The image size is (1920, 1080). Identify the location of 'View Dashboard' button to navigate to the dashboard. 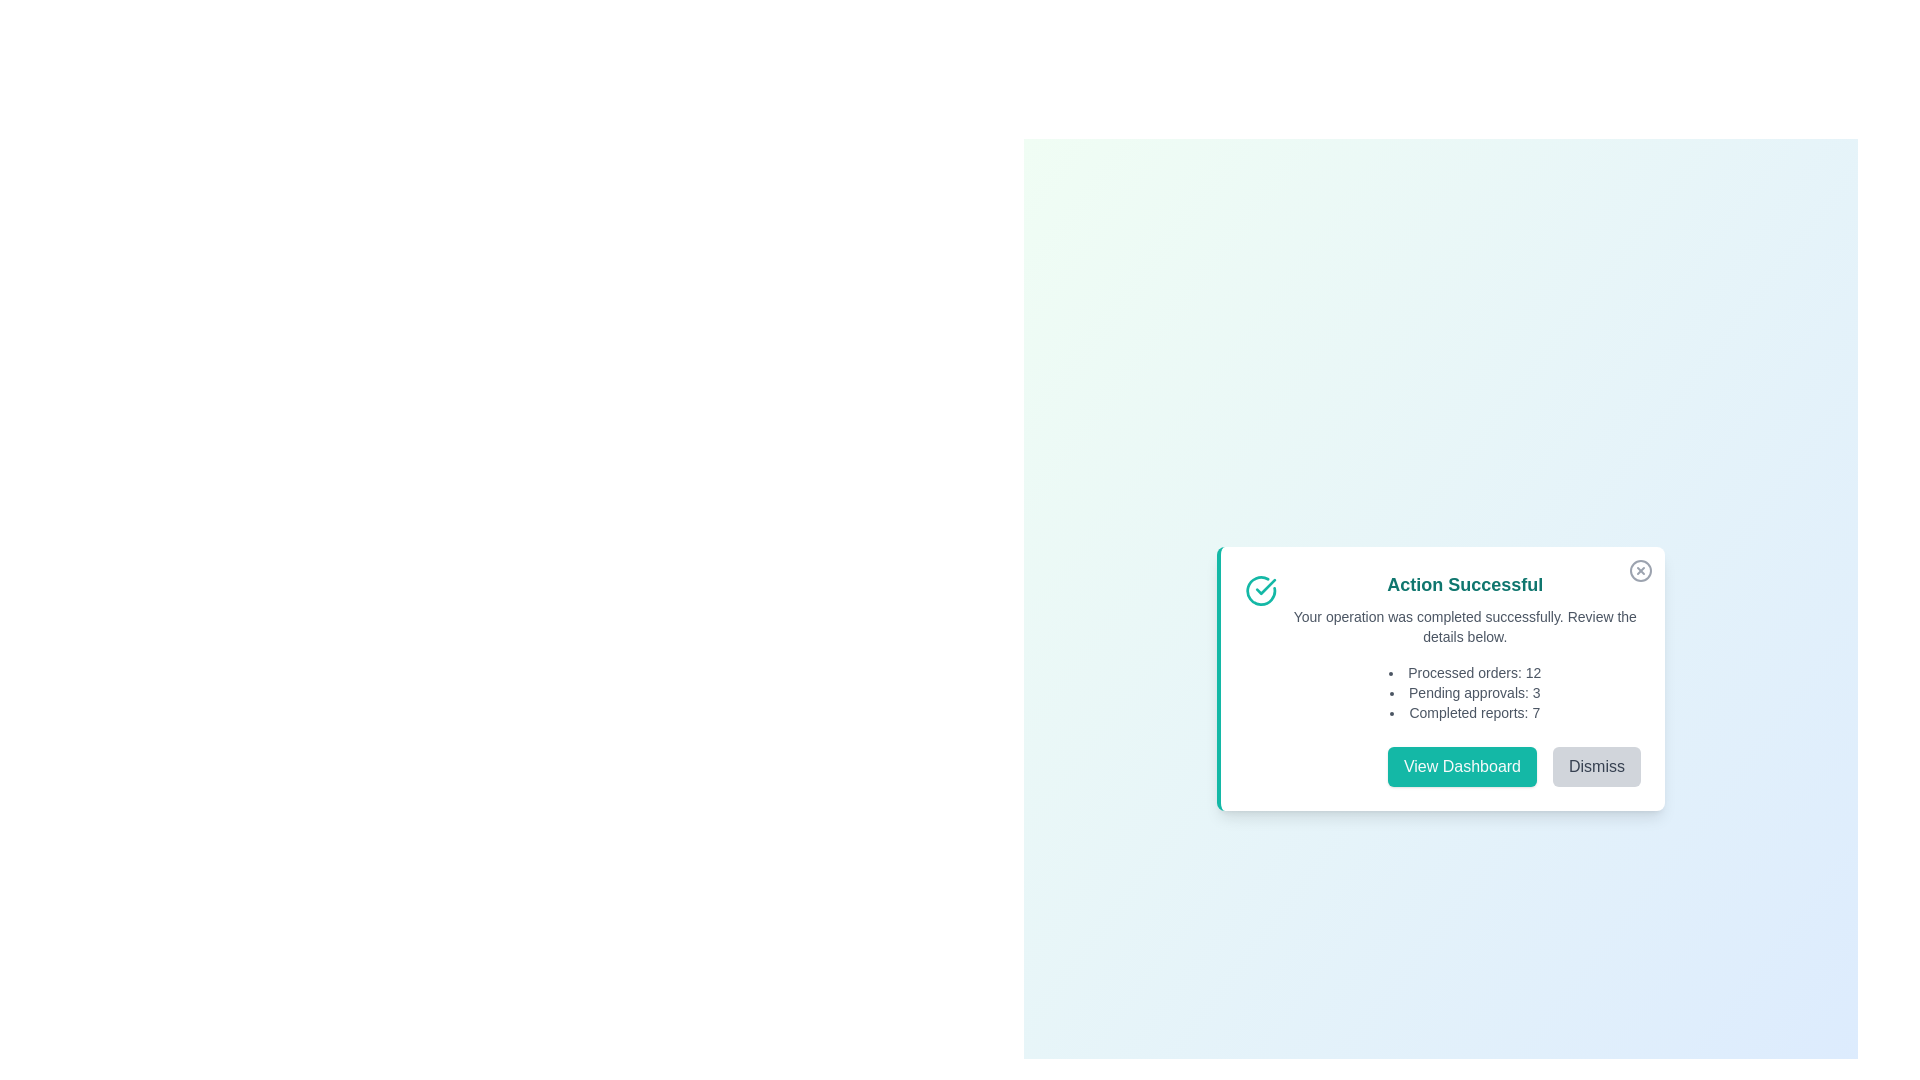
(1462, 766).